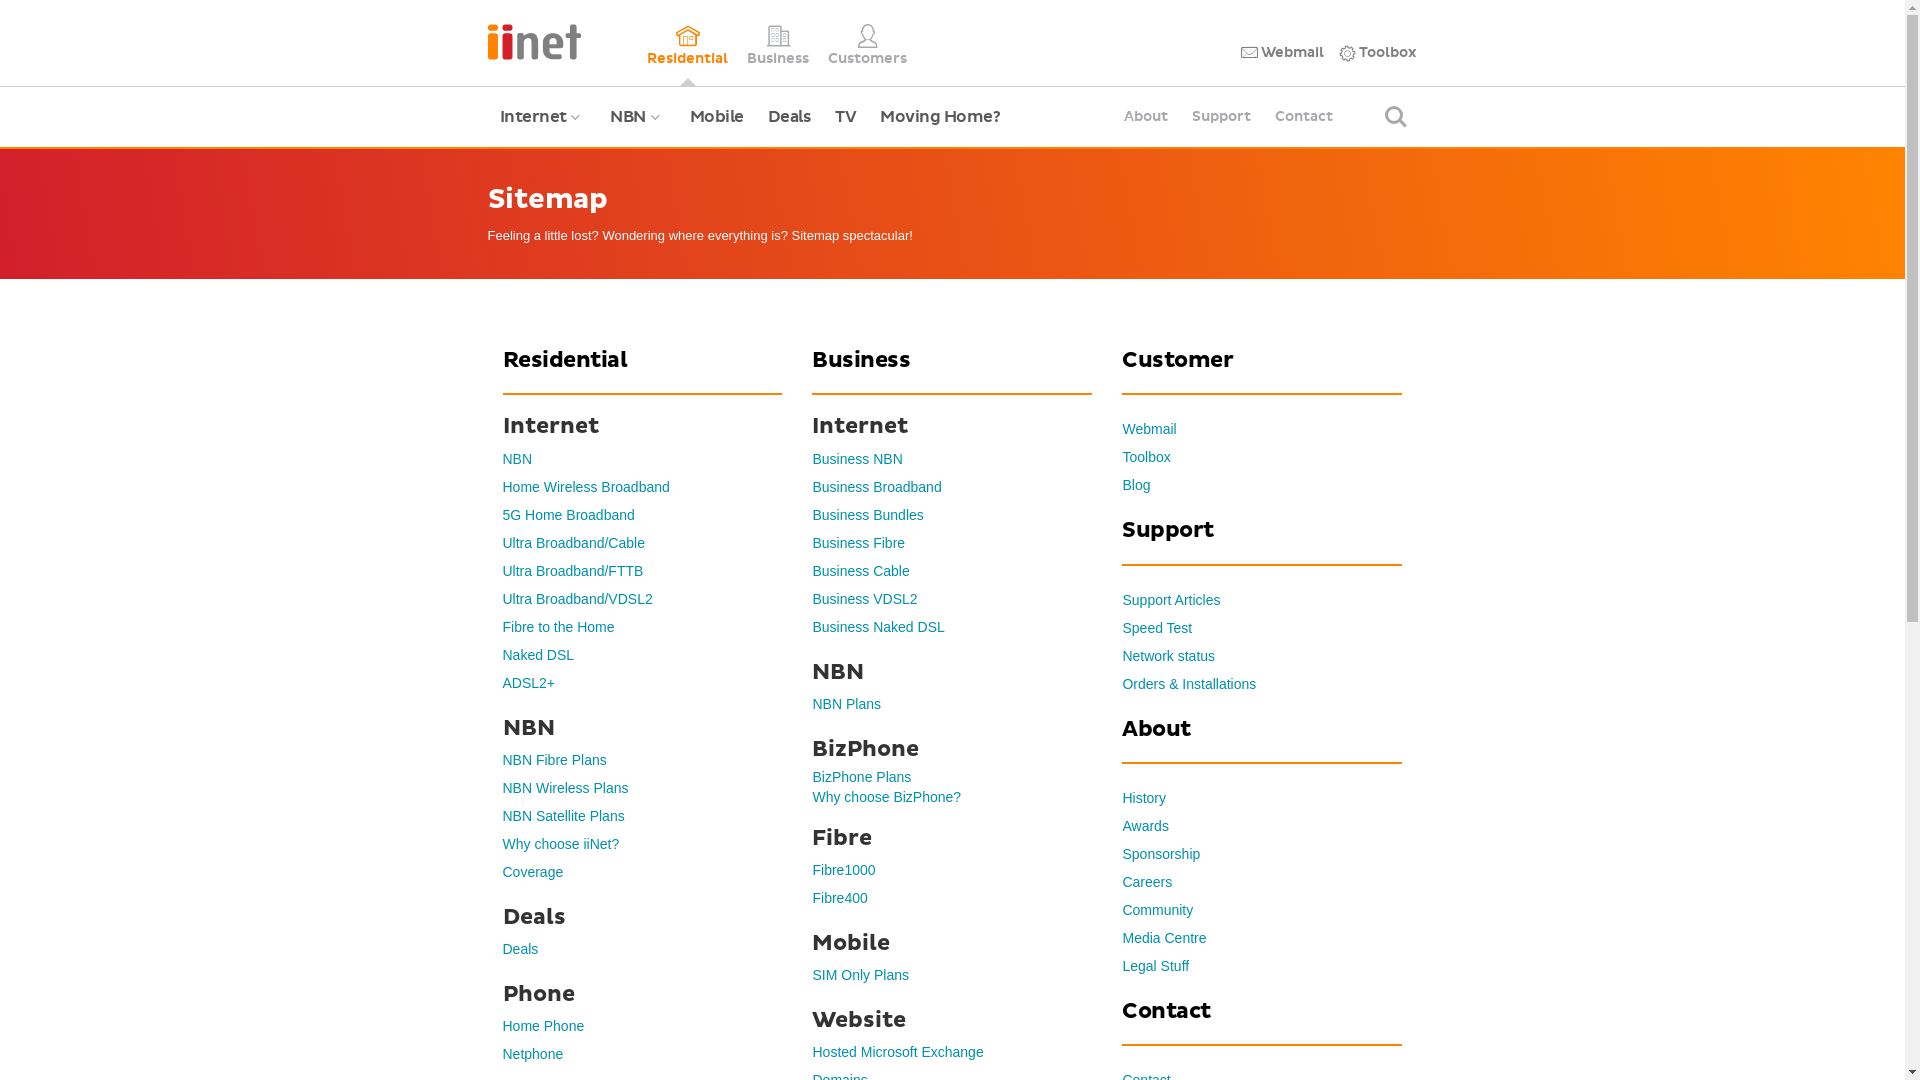 The height and width of the screenshot is (1080, 1920). I want to click on 'Support Articles', so click(1171, 599).